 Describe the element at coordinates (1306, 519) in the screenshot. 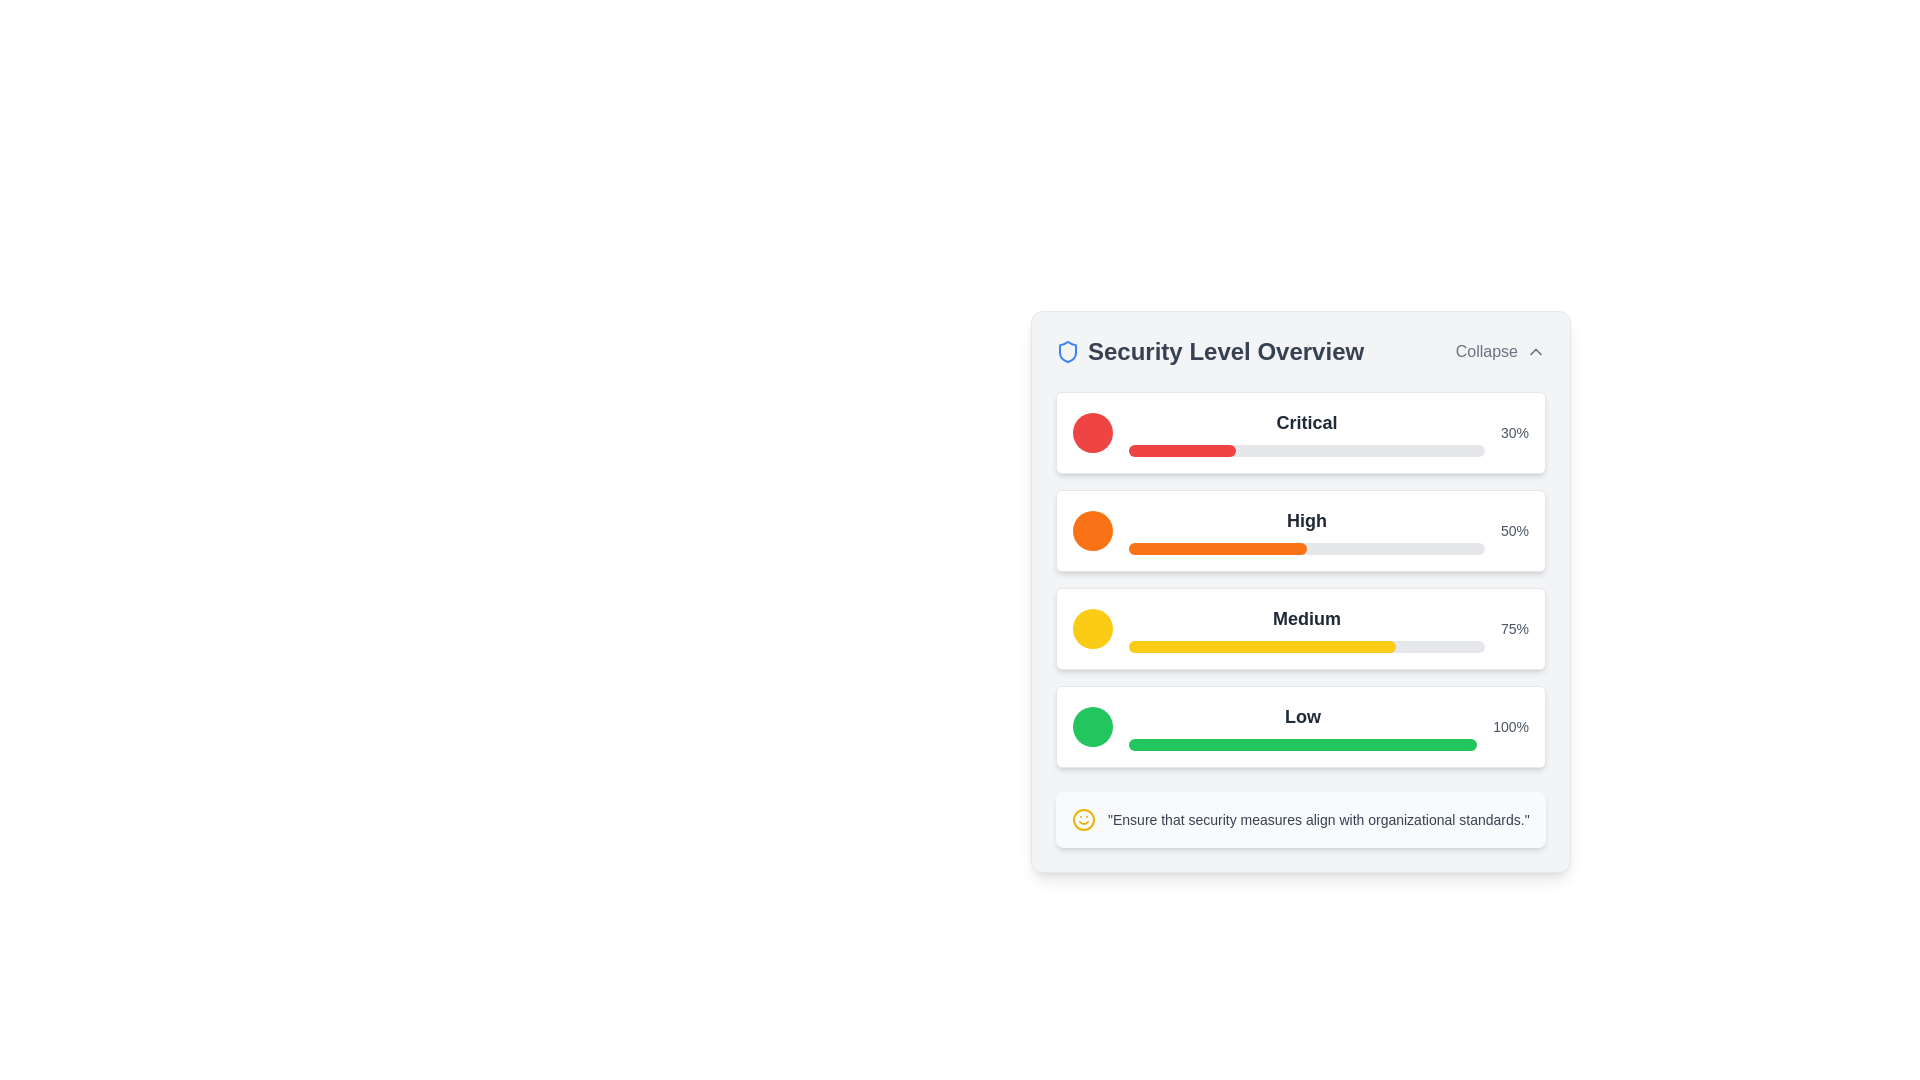

I see `the text label displaying 'High', which is styled in bold, large dark gray font, located above a horizontal progress bar and to the right of an orange circular icon in the 'Security Level Overview' section` at that location.